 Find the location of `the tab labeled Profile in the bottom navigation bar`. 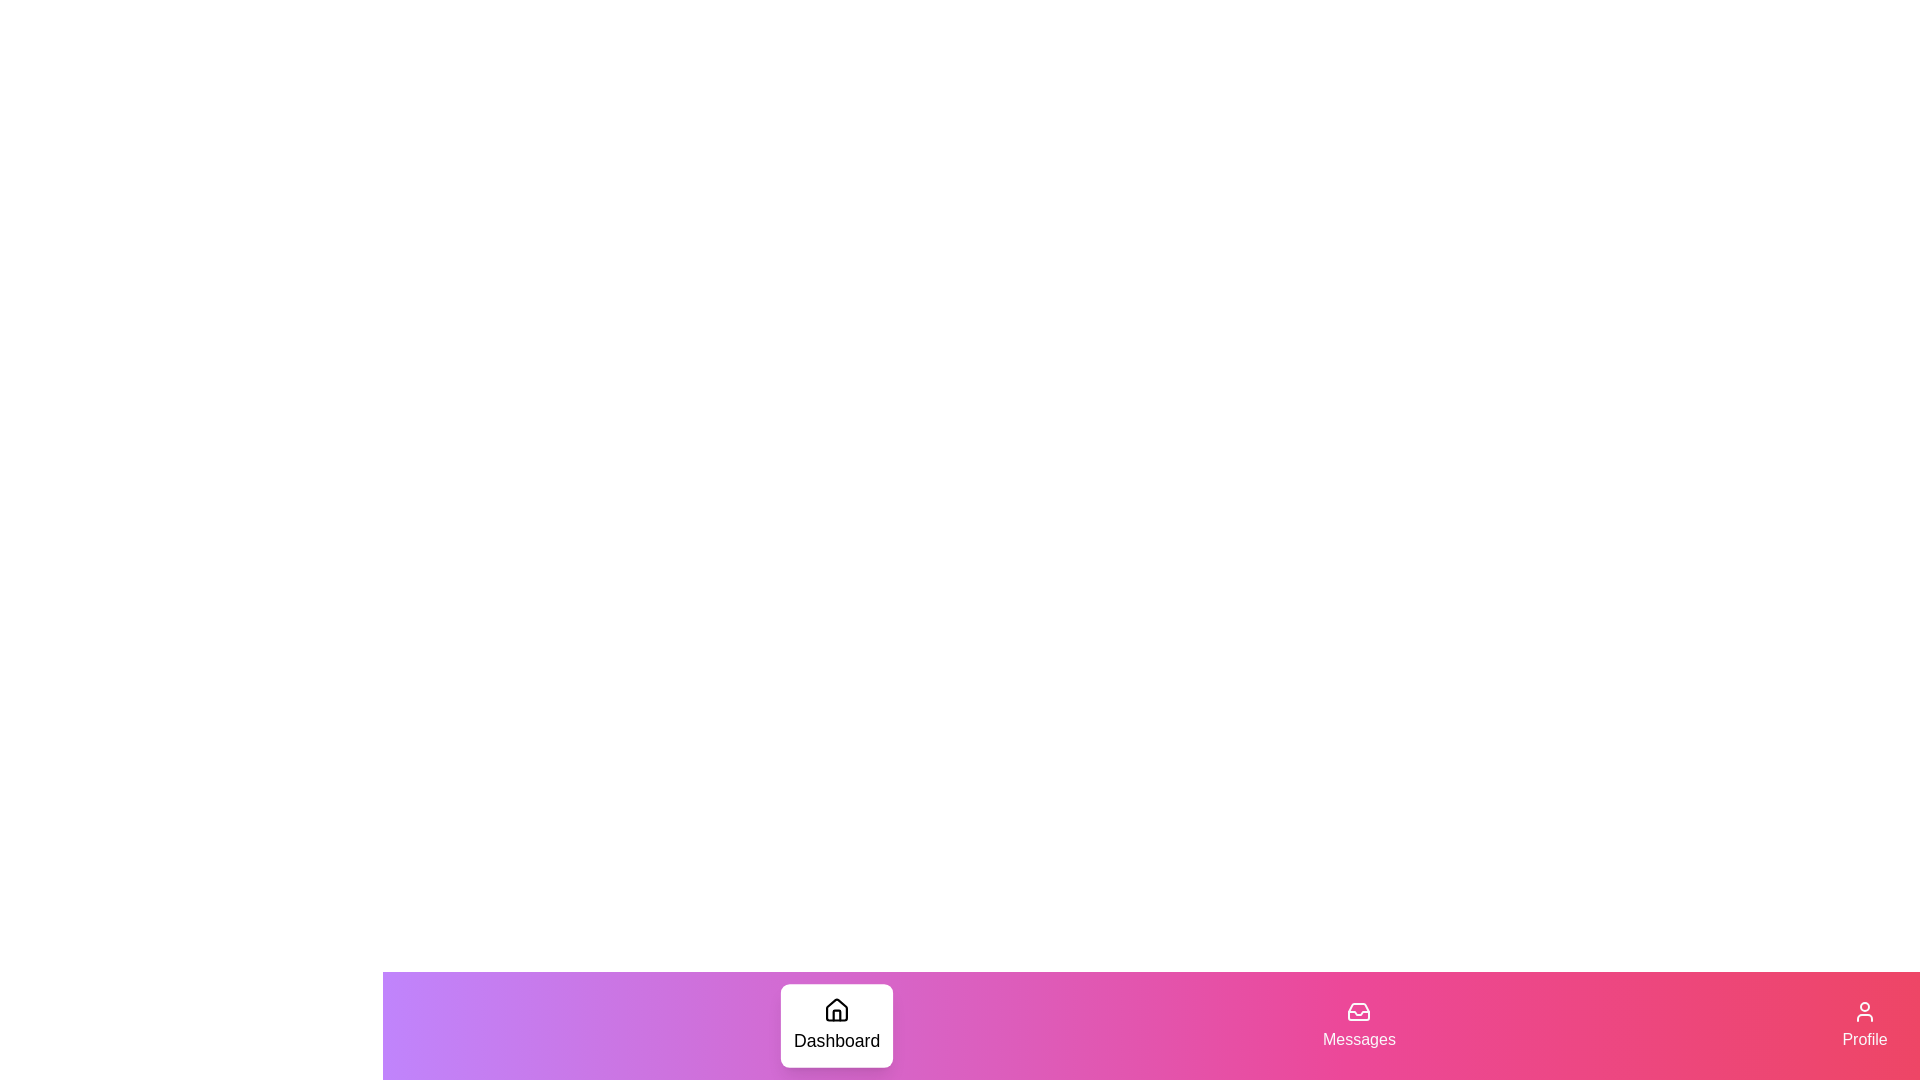

the tab labeled Profile in the bottom navigation bar is located at coordinates (1864, 1026).